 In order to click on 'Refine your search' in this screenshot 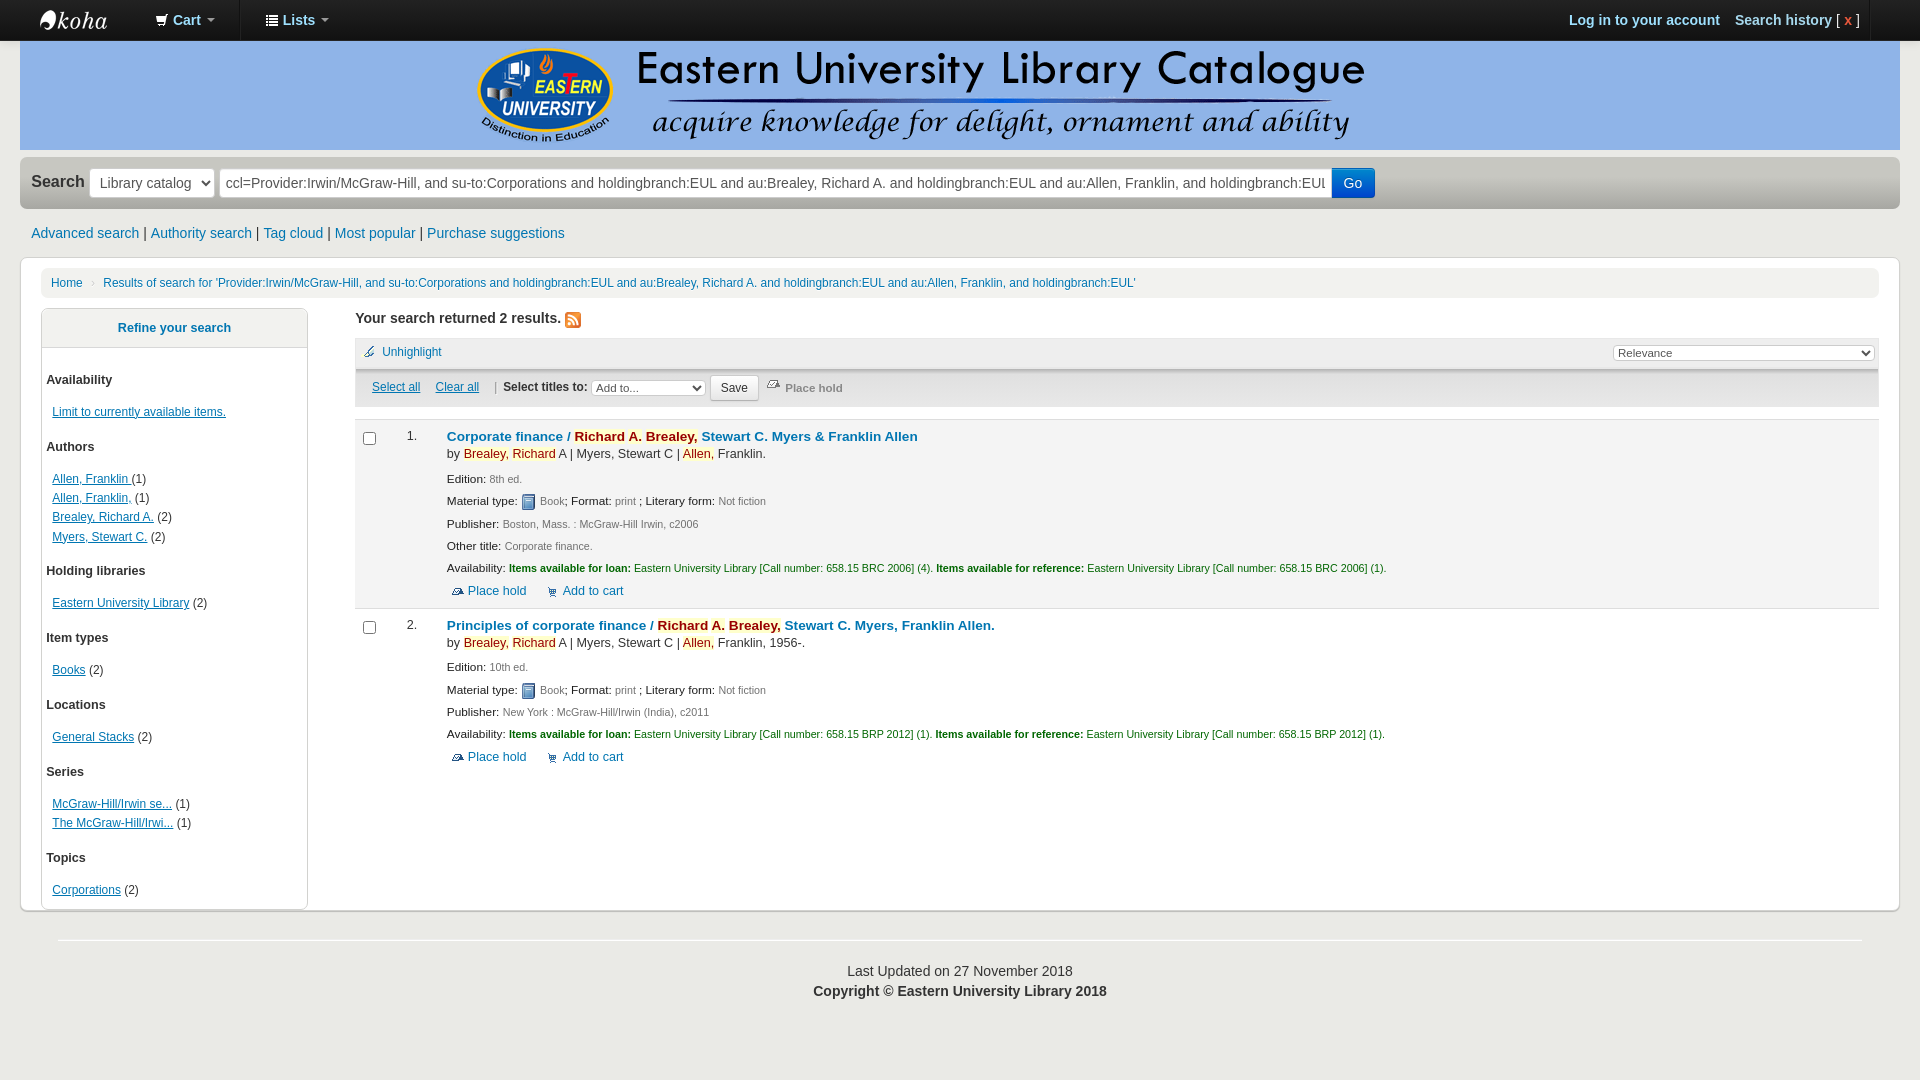, I will do `click(174, 327)`.